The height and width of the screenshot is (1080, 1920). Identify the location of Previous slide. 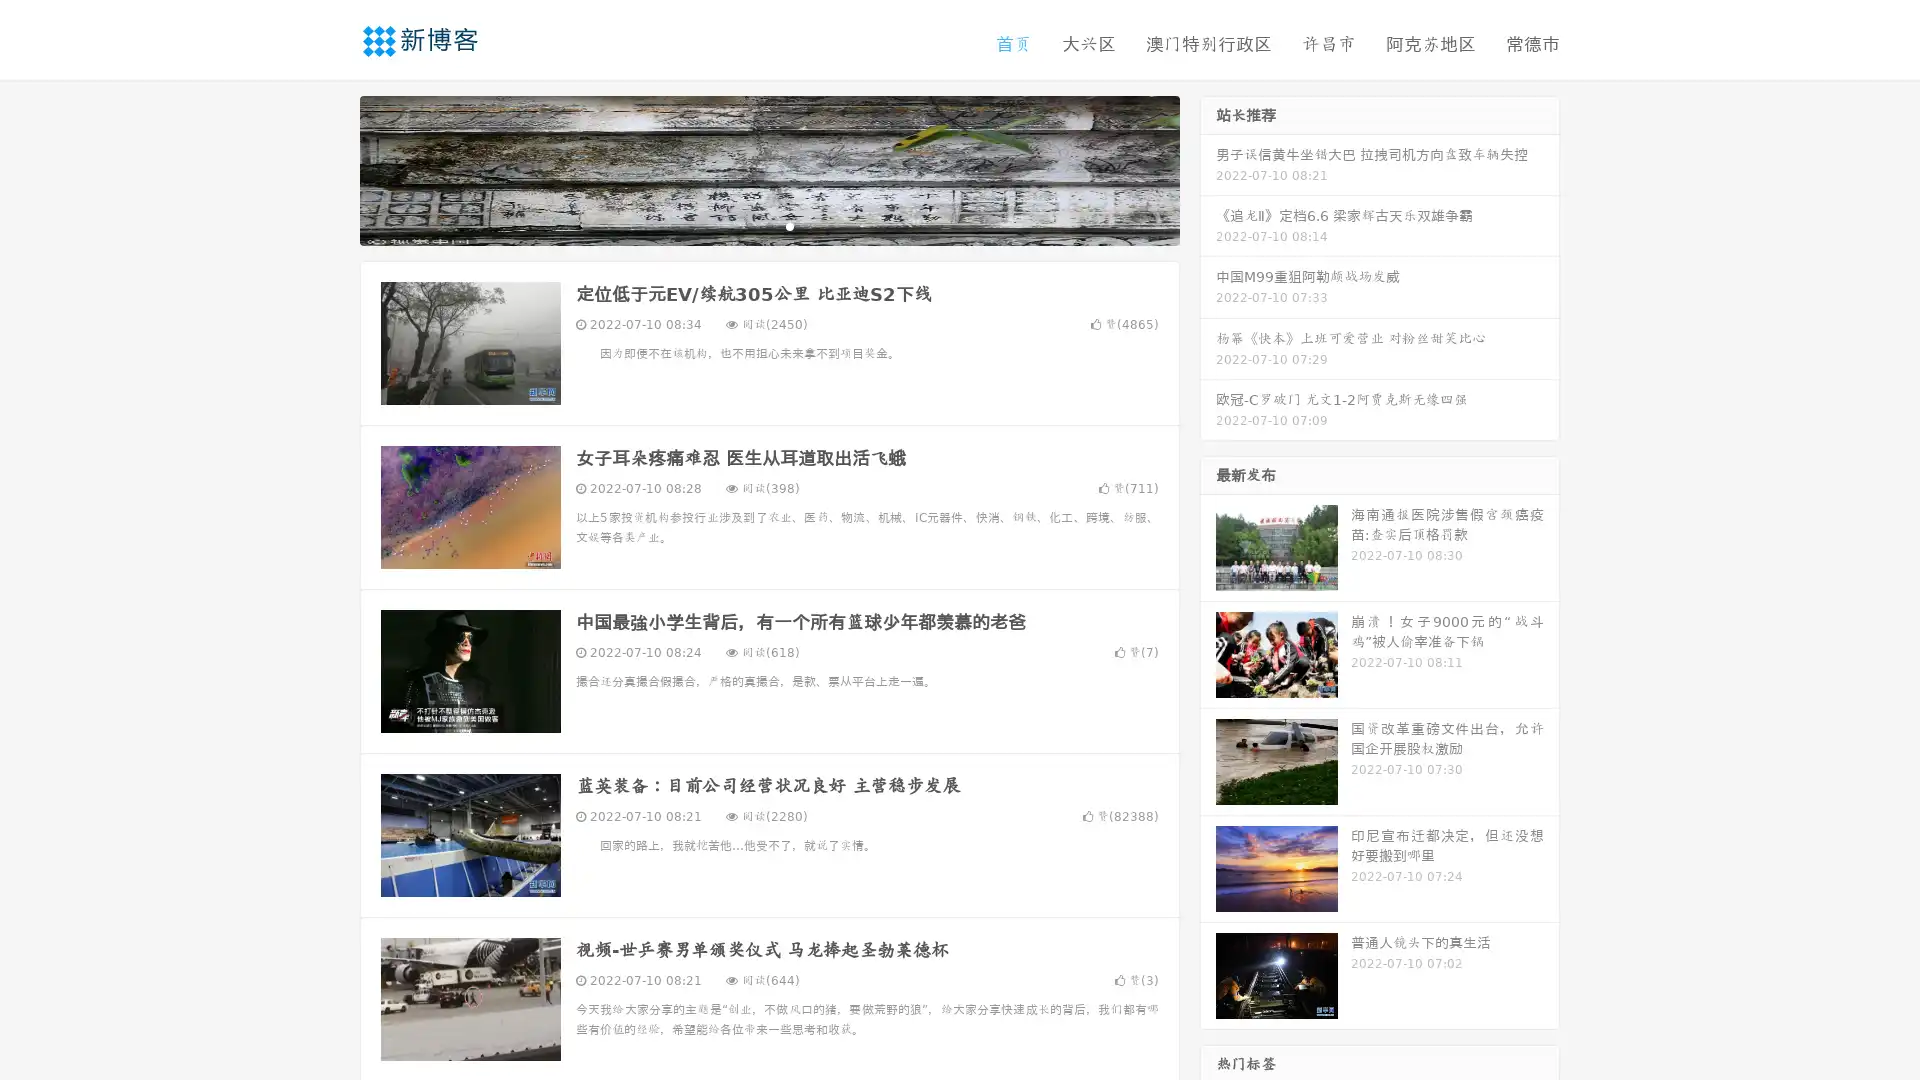
(330, 168).